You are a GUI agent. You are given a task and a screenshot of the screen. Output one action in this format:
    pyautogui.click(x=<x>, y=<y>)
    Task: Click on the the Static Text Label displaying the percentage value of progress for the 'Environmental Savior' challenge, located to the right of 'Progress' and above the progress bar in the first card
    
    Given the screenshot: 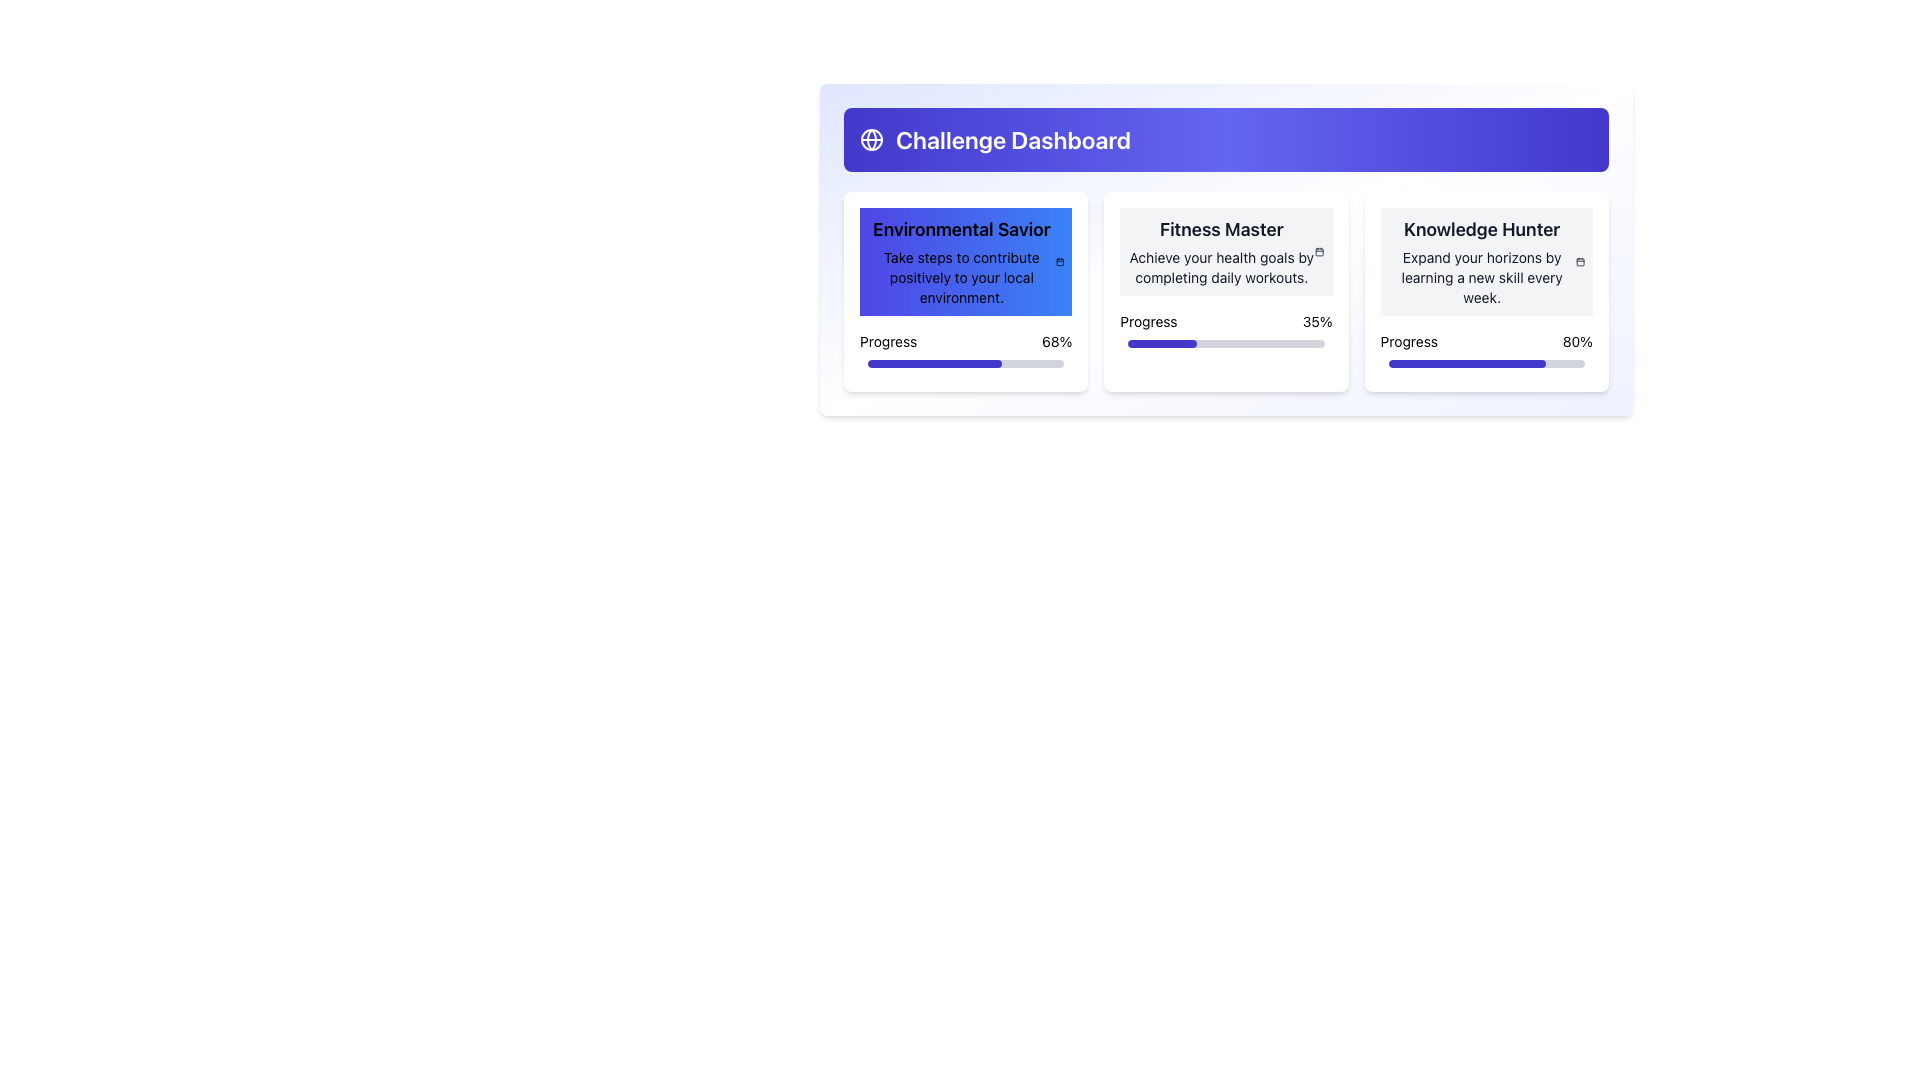 What is the action you would take?
    pyautogui.click(x=1056, y=341)
    